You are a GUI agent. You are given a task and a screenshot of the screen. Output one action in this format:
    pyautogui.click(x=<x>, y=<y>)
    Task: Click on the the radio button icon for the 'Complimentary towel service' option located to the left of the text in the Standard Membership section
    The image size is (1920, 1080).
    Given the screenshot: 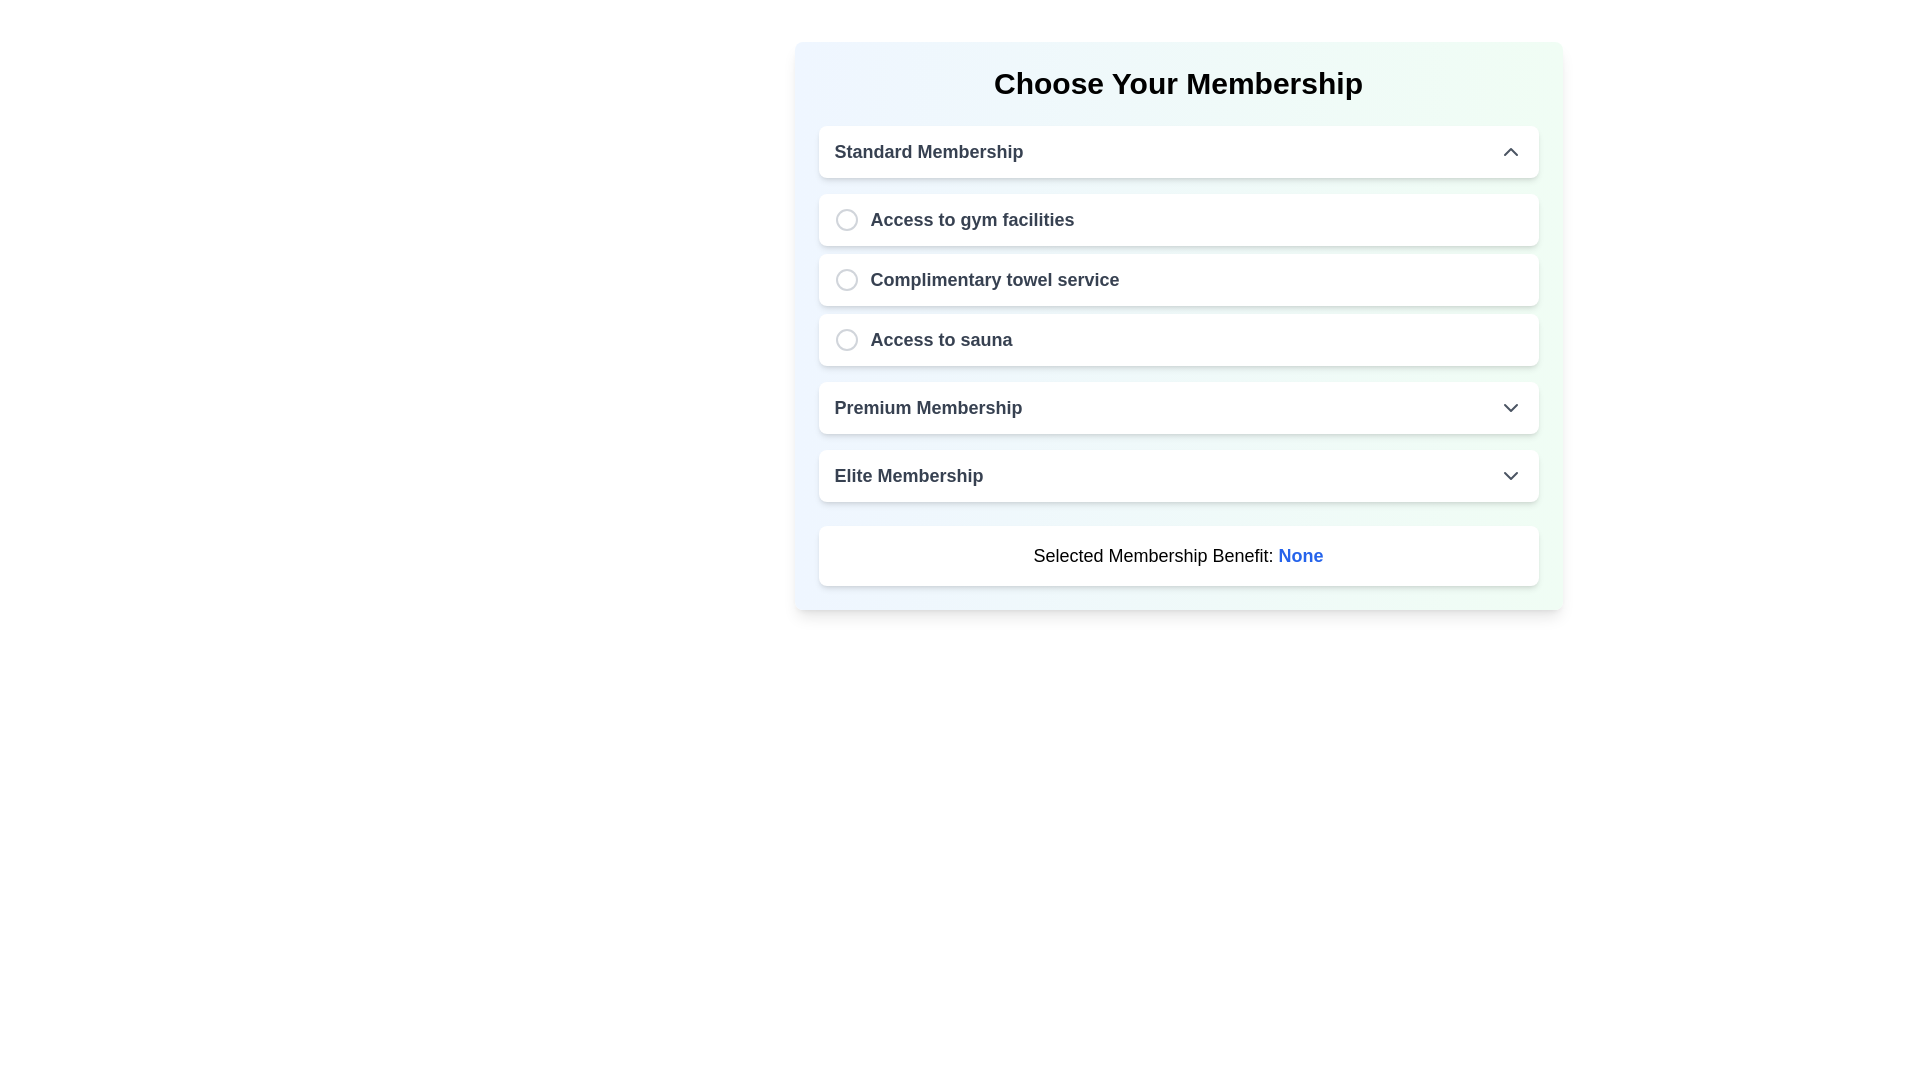 What is the action you would take?
    pyautogui.click(x=846, y=280)
    